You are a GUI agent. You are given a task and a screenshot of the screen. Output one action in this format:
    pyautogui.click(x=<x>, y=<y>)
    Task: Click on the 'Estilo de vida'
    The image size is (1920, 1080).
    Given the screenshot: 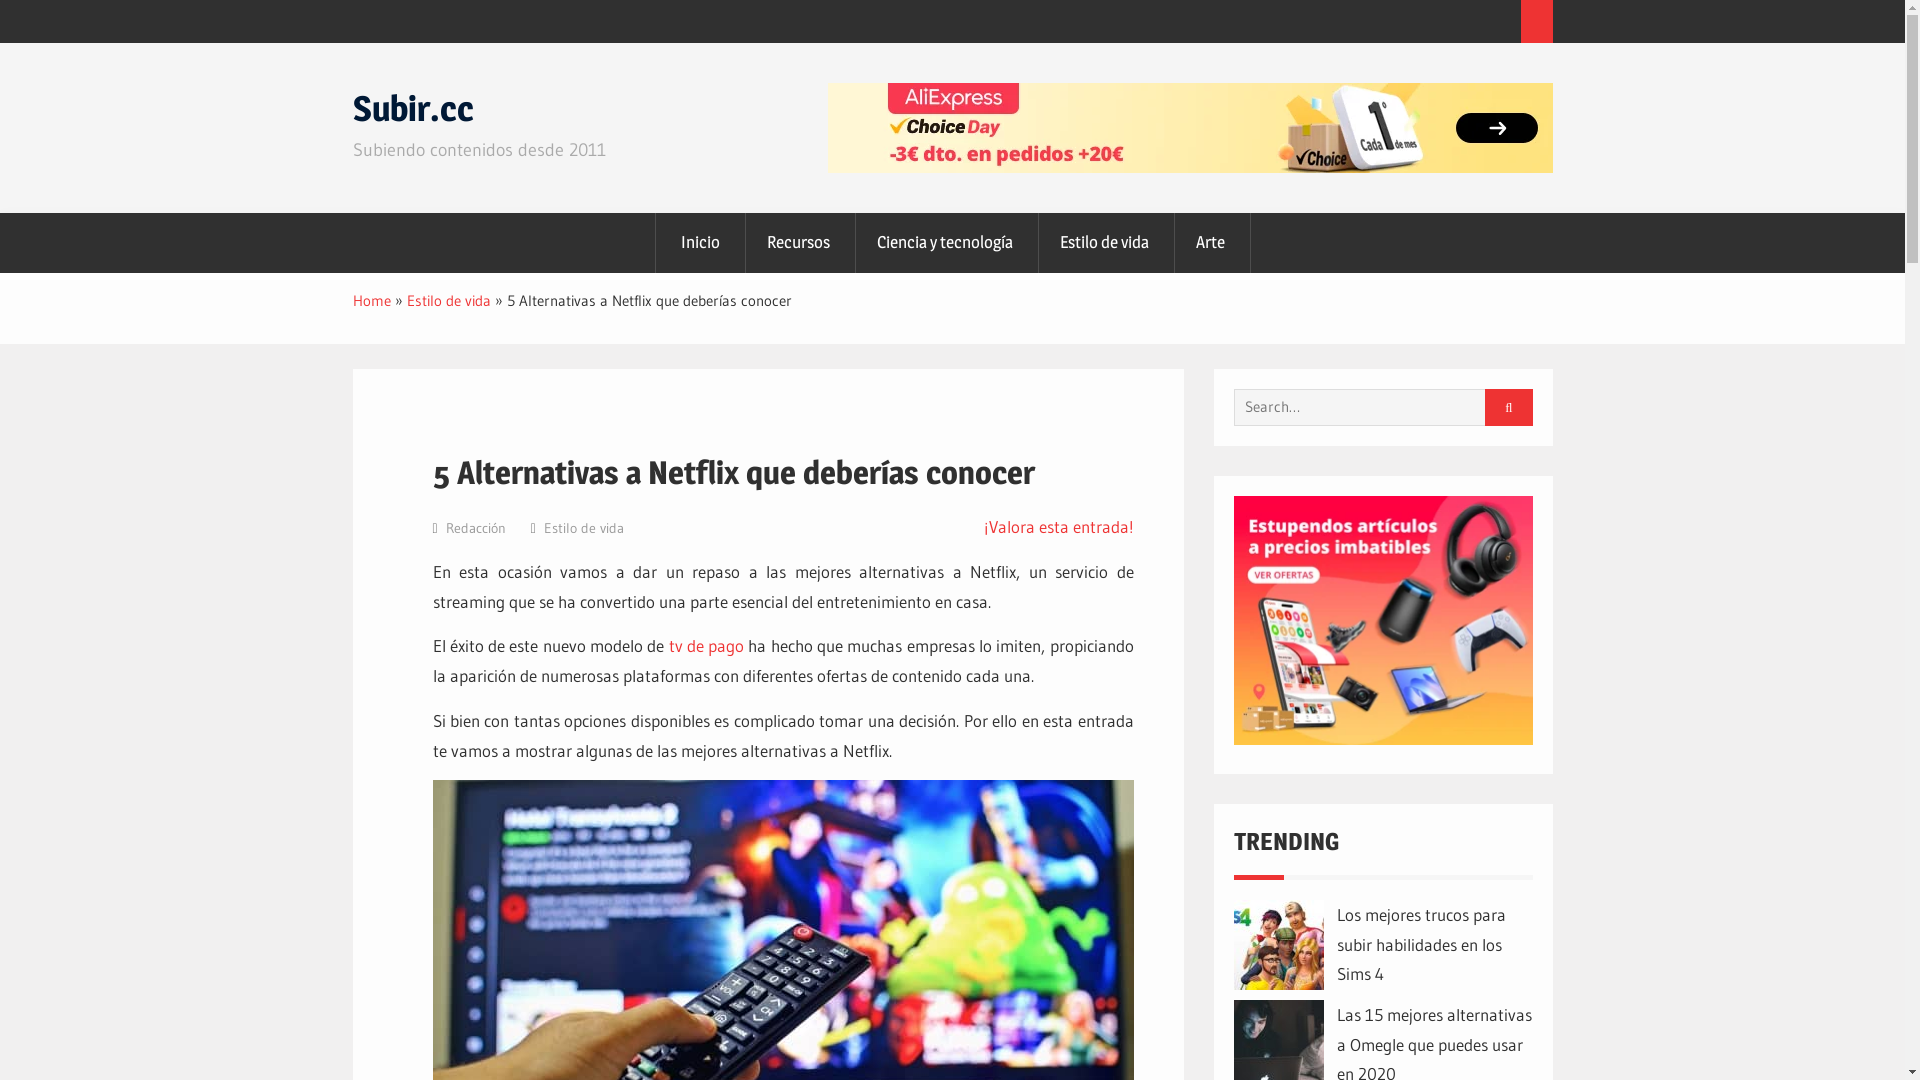 What is the action you would take?
    pyautogui.click(x=583, y=527)
    